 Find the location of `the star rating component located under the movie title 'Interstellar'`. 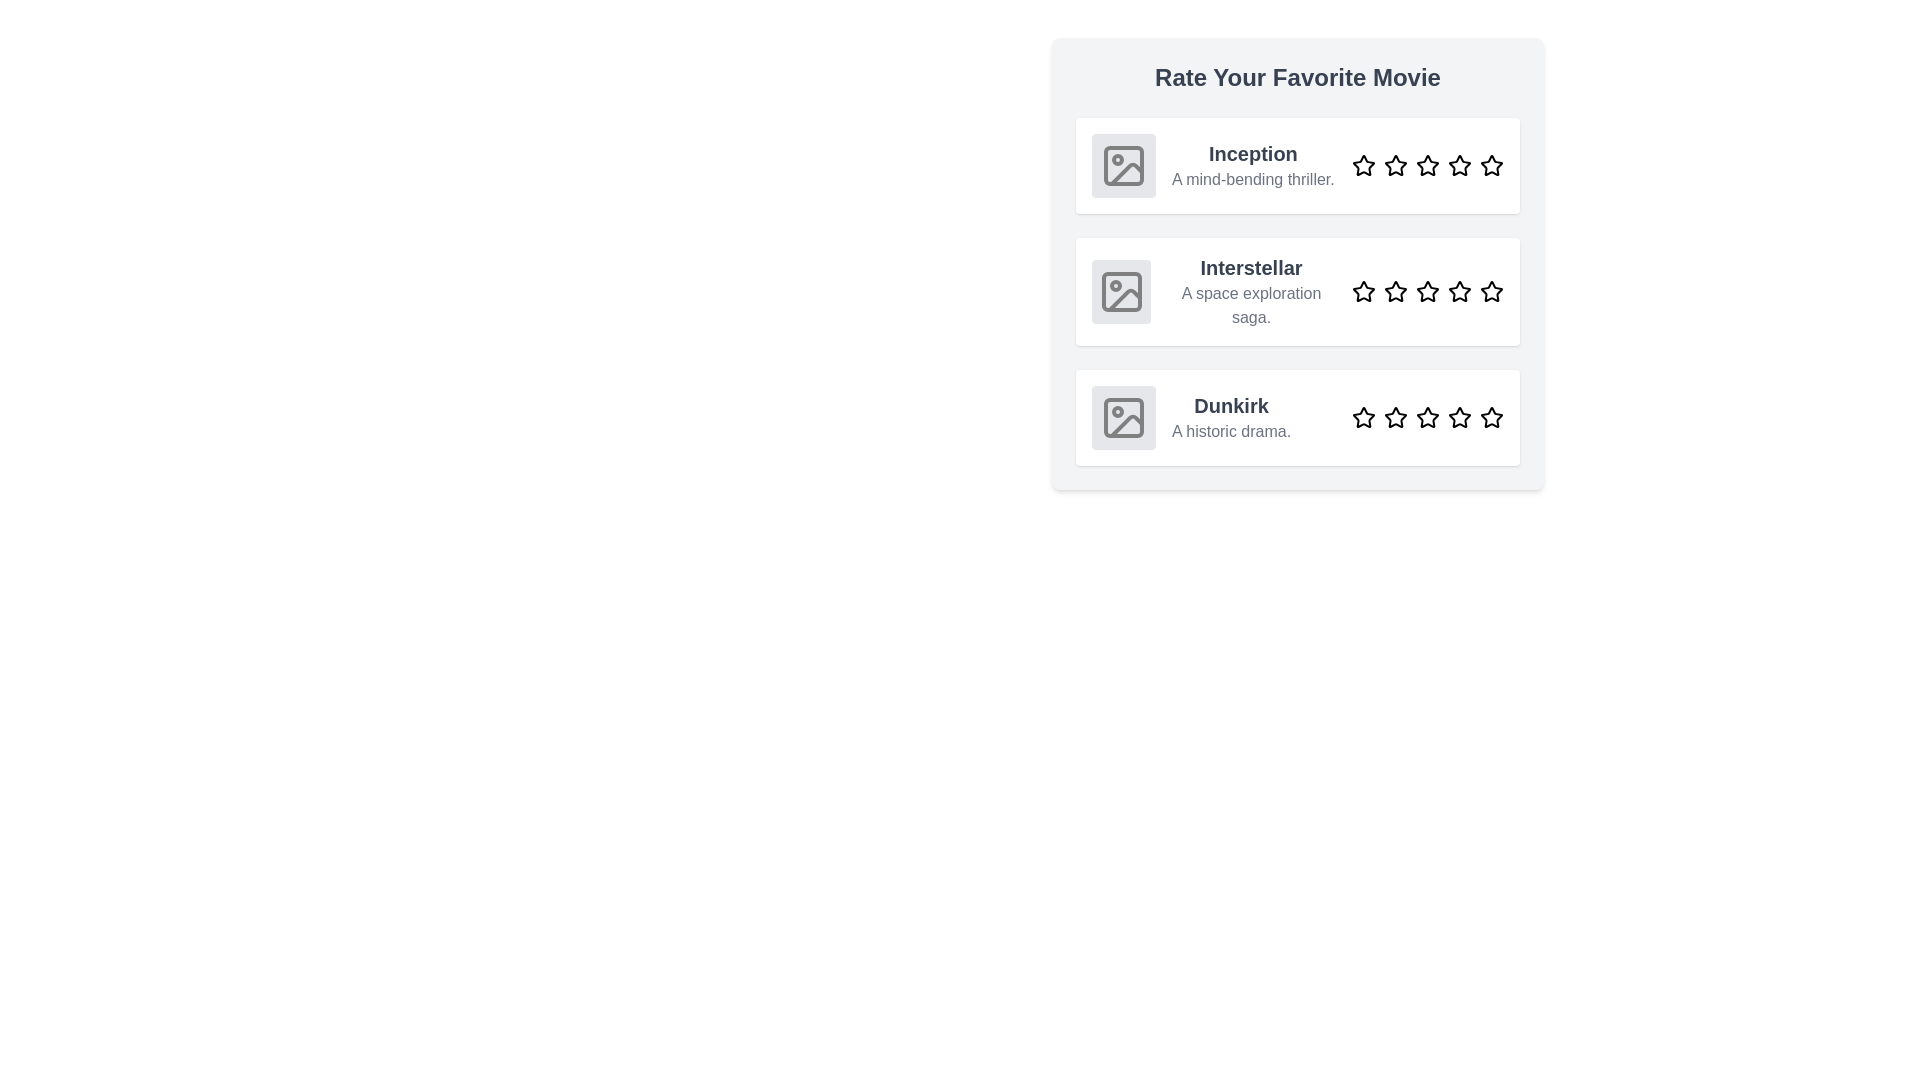

the star rating component located under the movie title 'Interstellar' is located at coordinates (1427, 292).